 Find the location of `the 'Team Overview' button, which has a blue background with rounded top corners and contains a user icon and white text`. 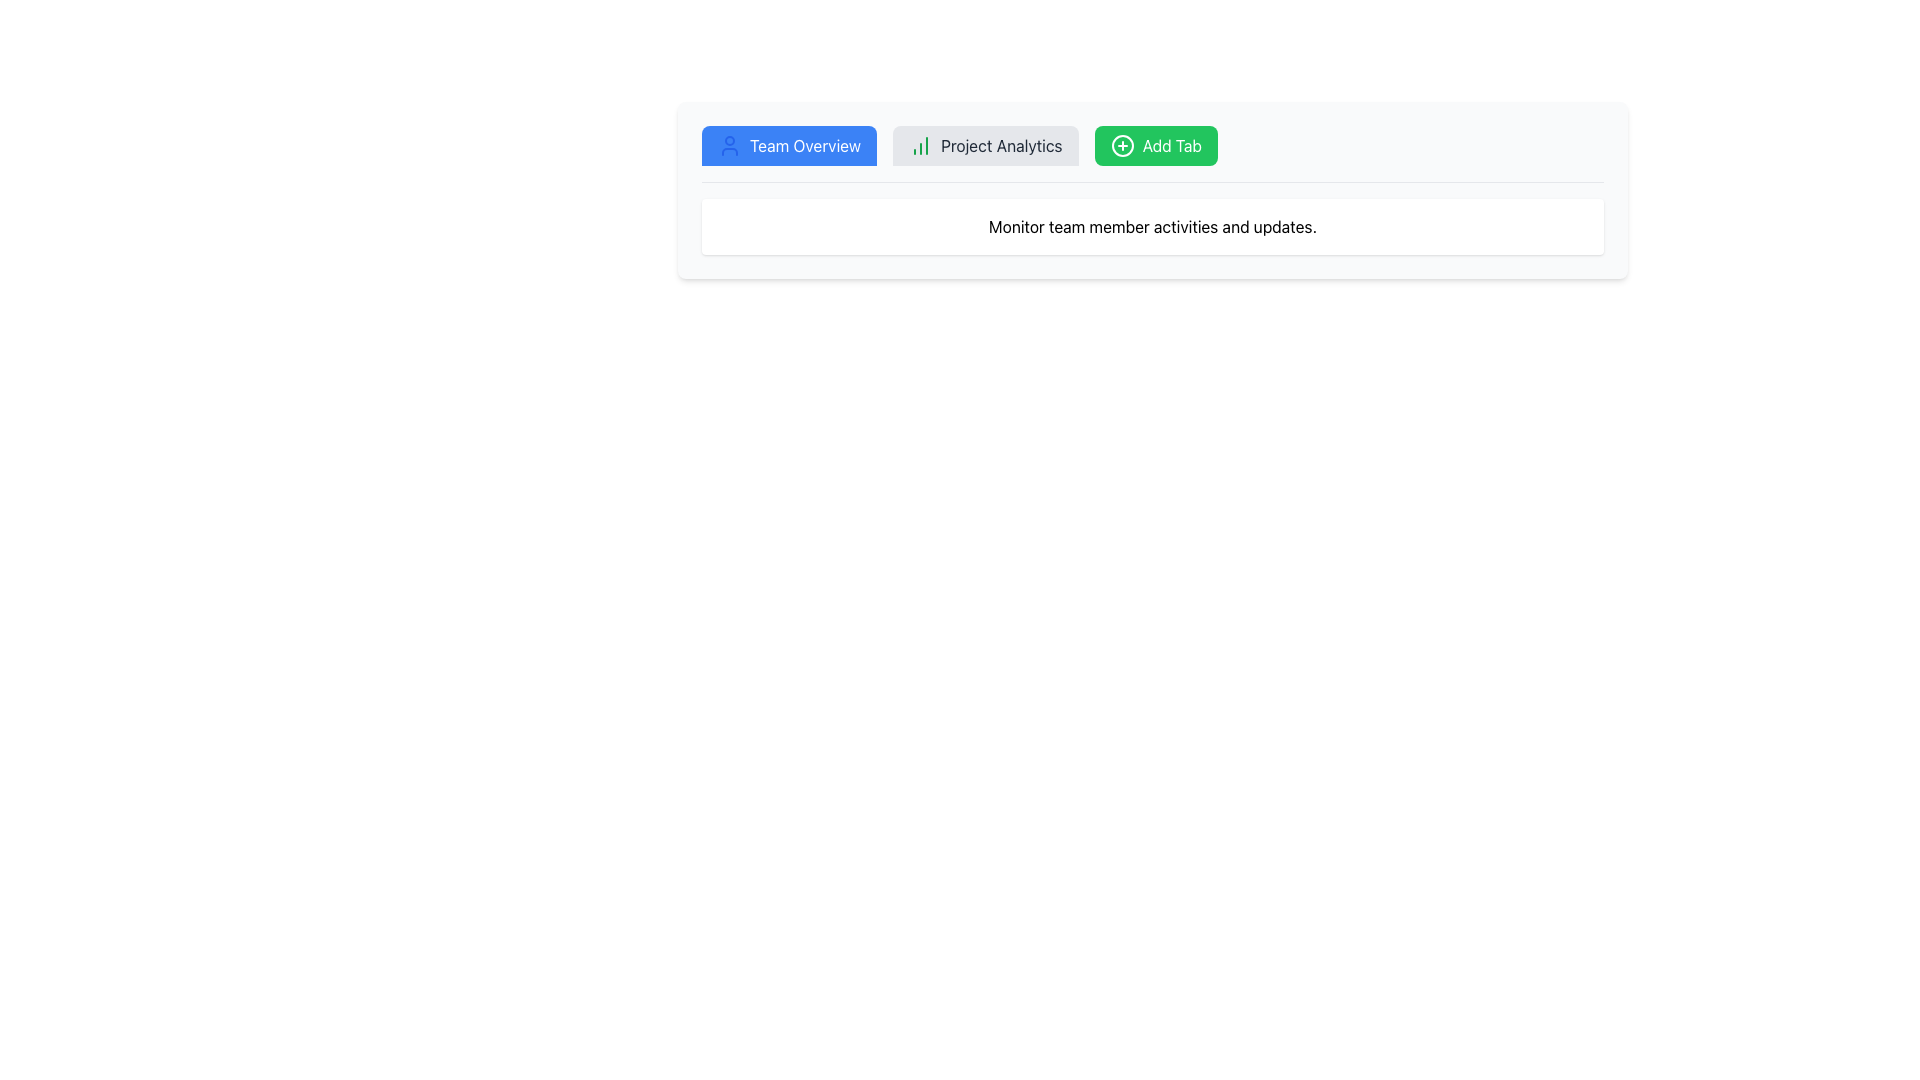

the 'Team Overview' button, which has a blue background with rounded top corners and contains a user icon and white text is located at coordinates (788, 145).